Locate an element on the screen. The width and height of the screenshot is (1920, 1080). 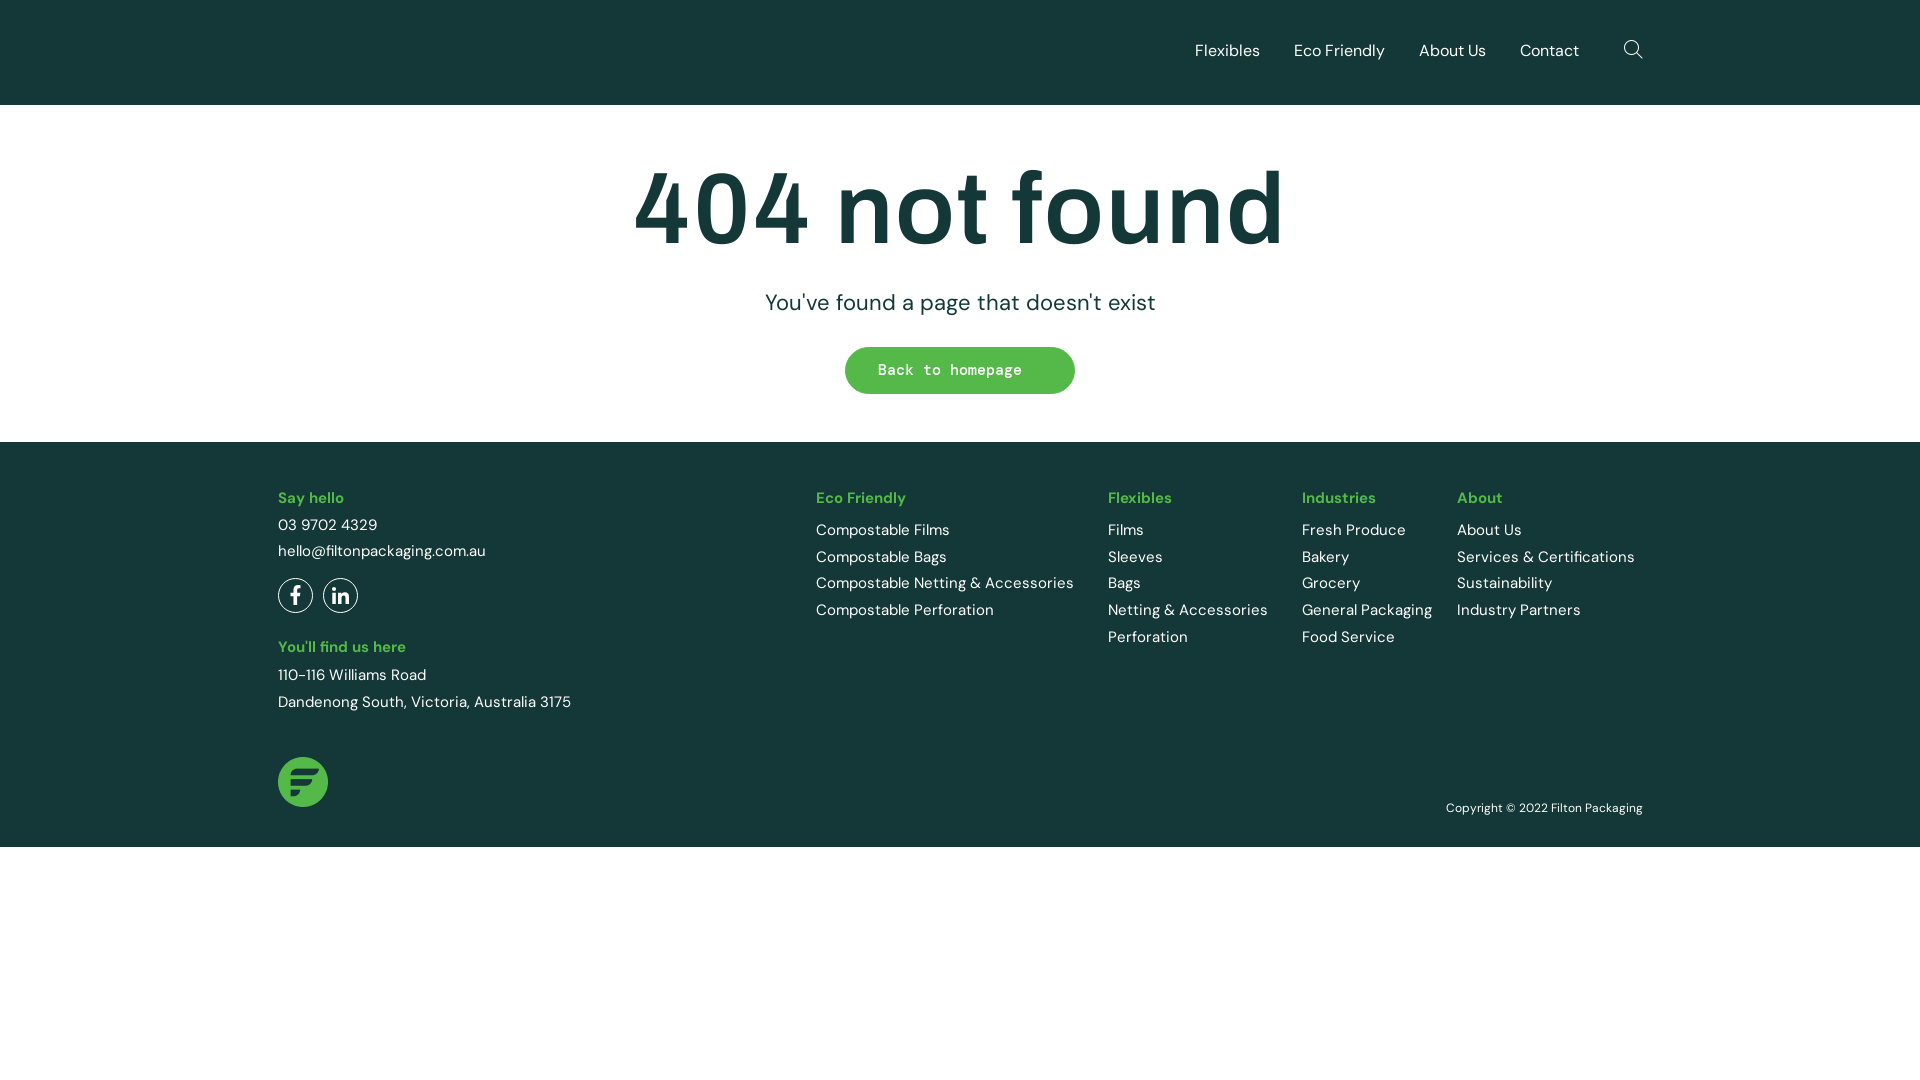
'Compostable Bags' is located at coordinates (816, 556).